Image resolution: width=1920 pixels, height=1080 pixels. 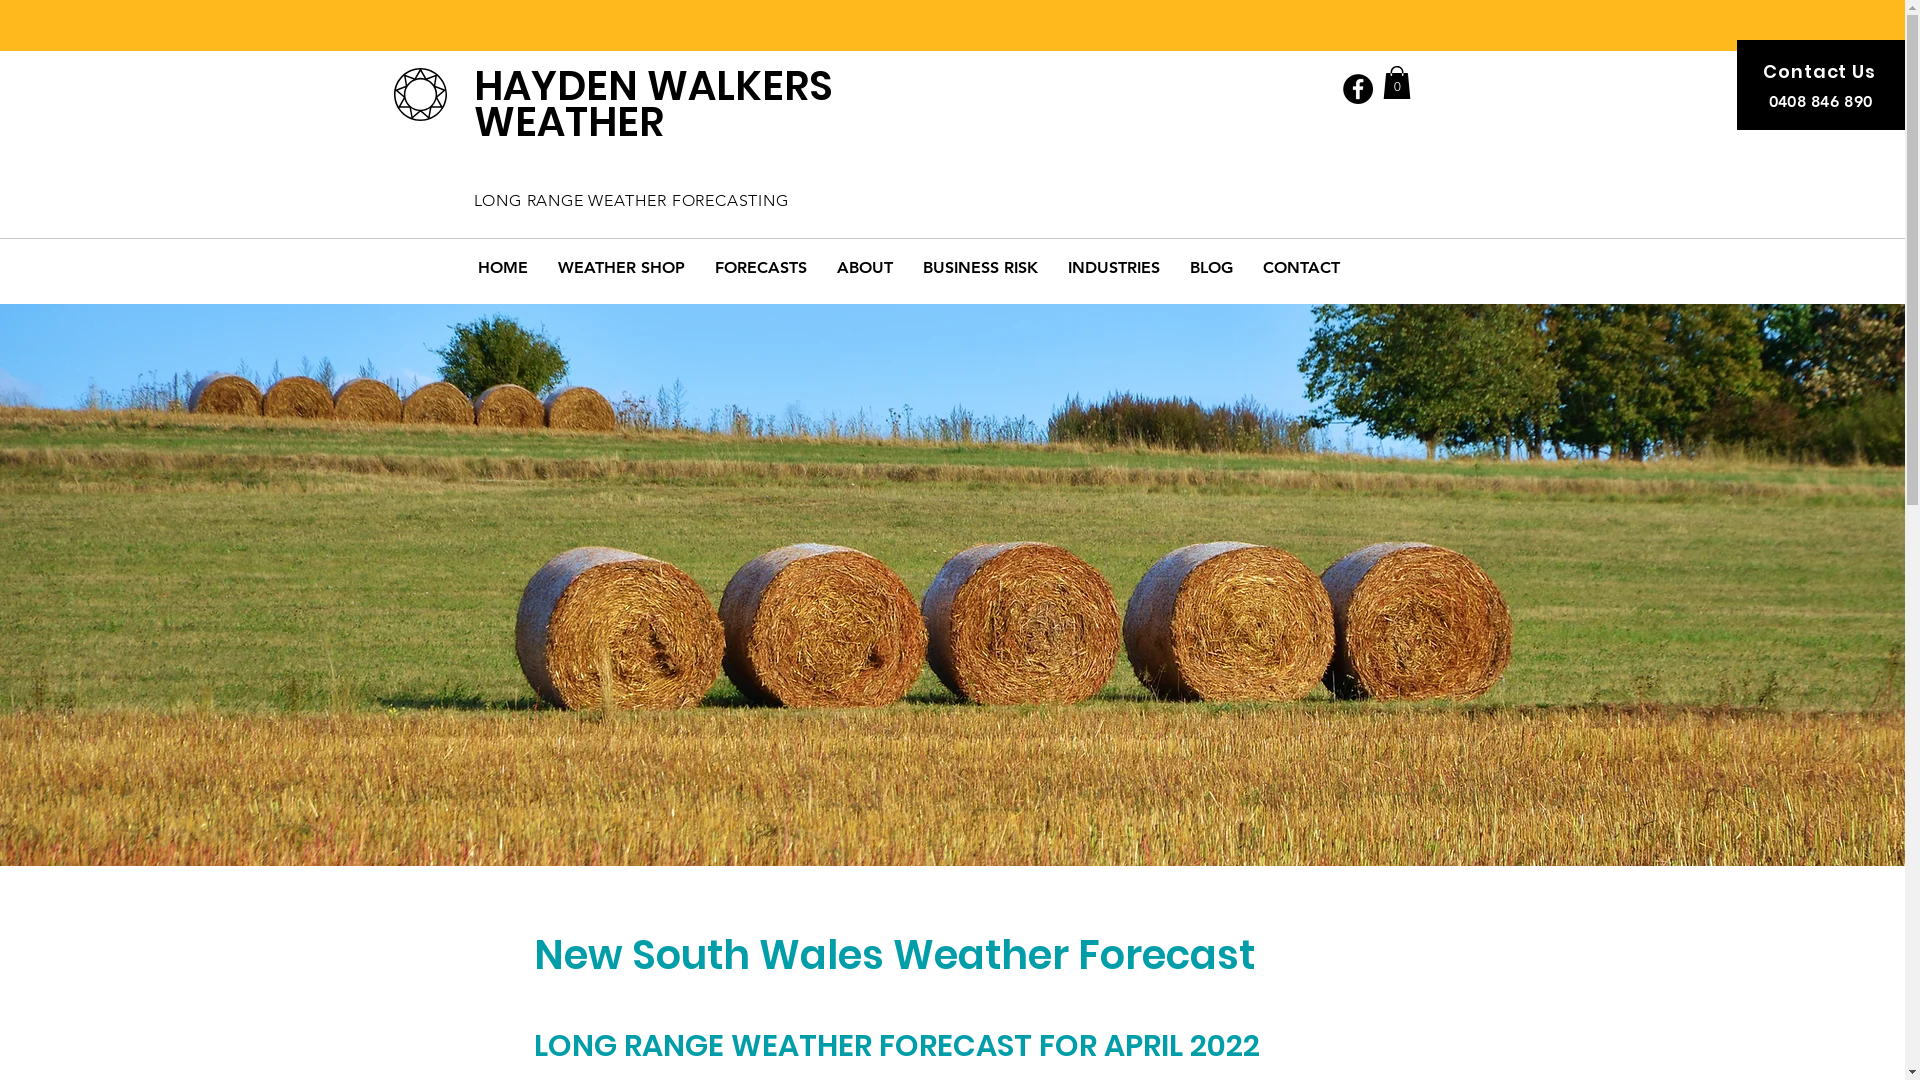 What do you see at coordinates (630, 200) in the screenshot?
I see `'LONG RANGE WEATHER FORECASTING'` at bounding box center [630, 200].